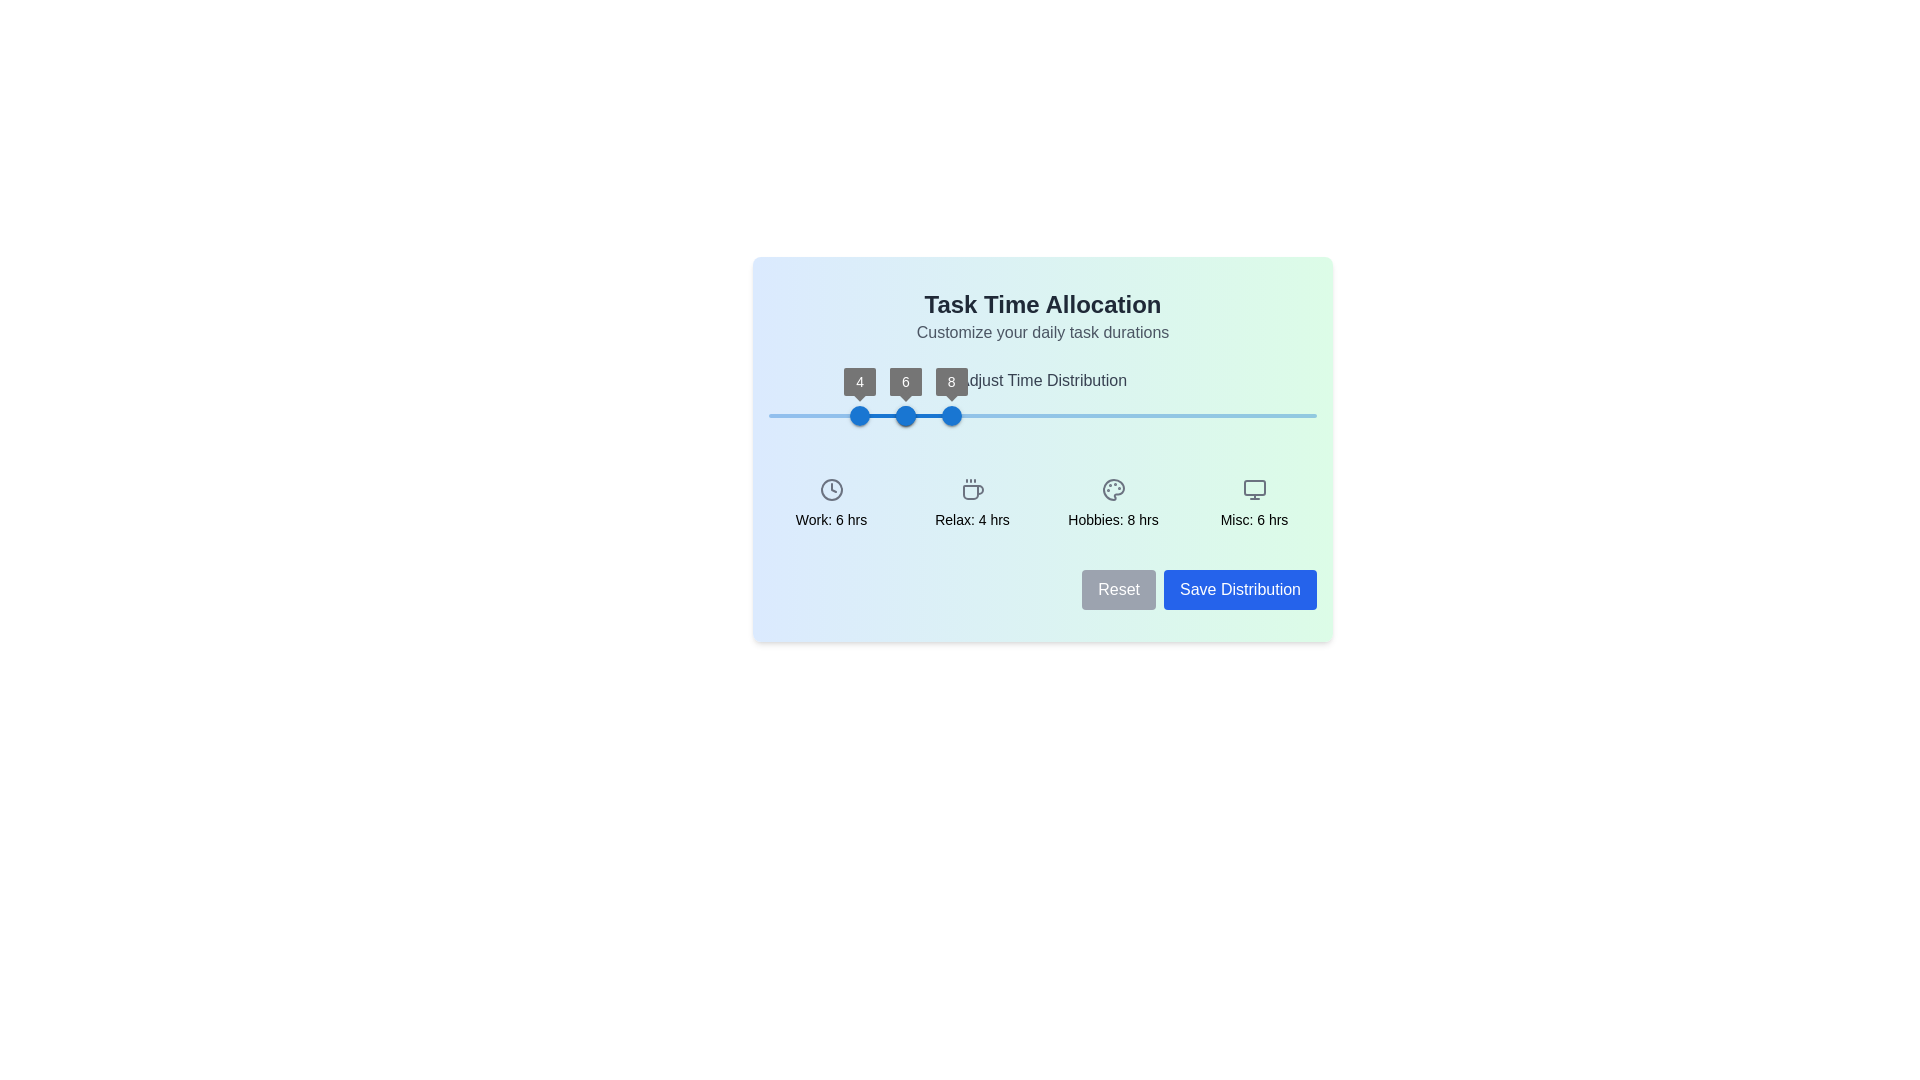 The width and height of the screenshot is (1920, 1080). Describe the element at coordinates (833, 400) in the screenshot. I see `the slider` at that location.